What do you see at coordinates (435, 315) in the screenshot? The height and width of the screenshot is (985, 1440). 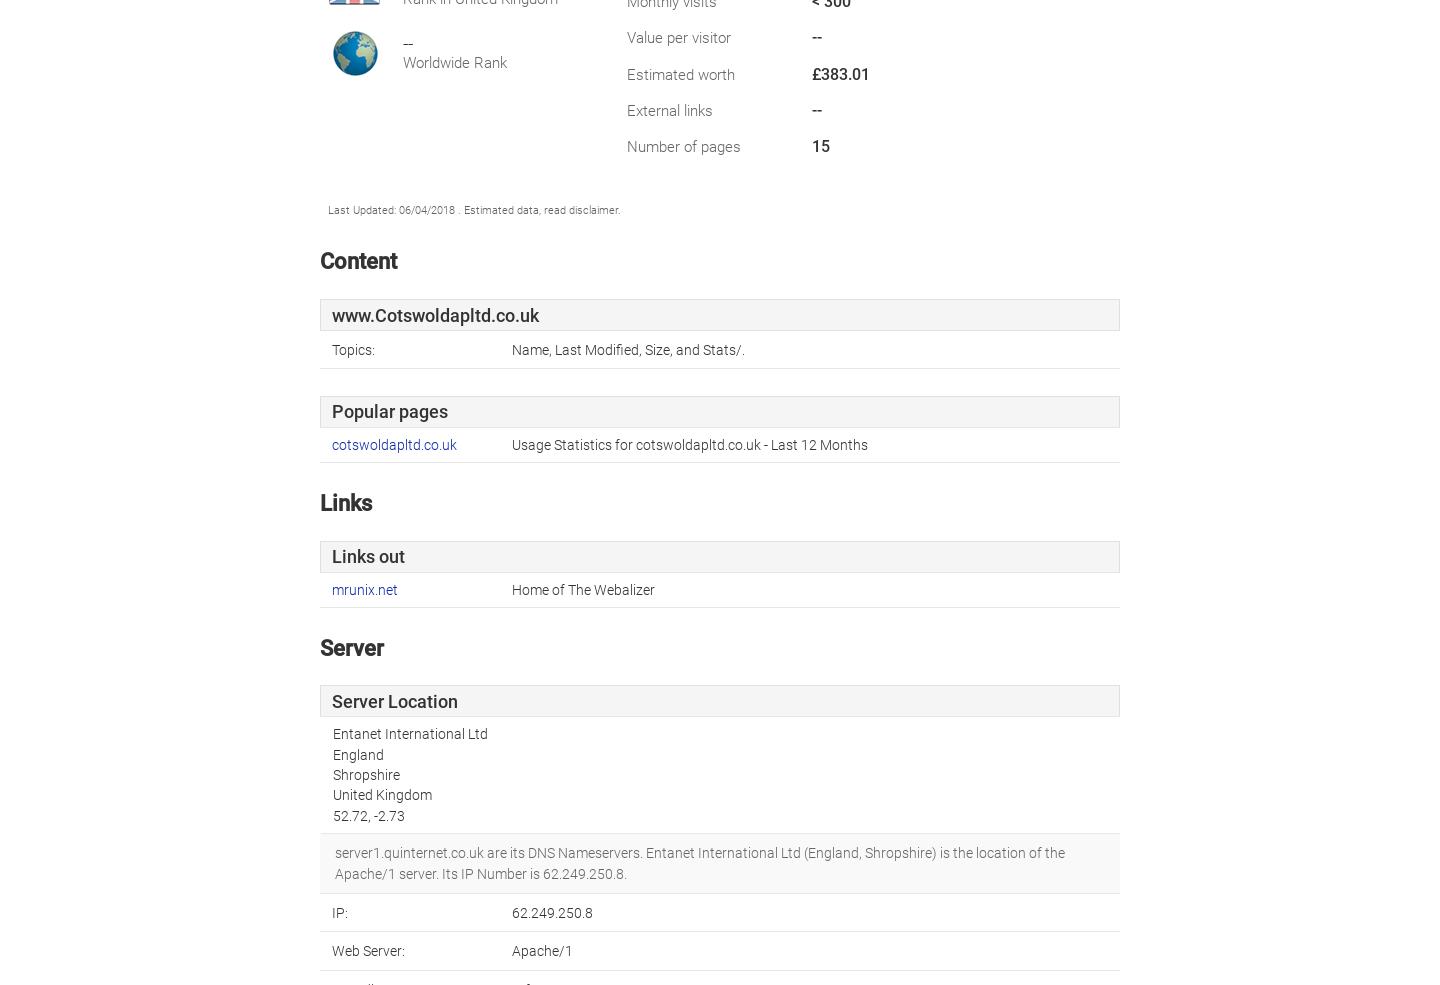 I see `'www.Cotswoldapltd.co.uk'` at bounding box center [435, 315].